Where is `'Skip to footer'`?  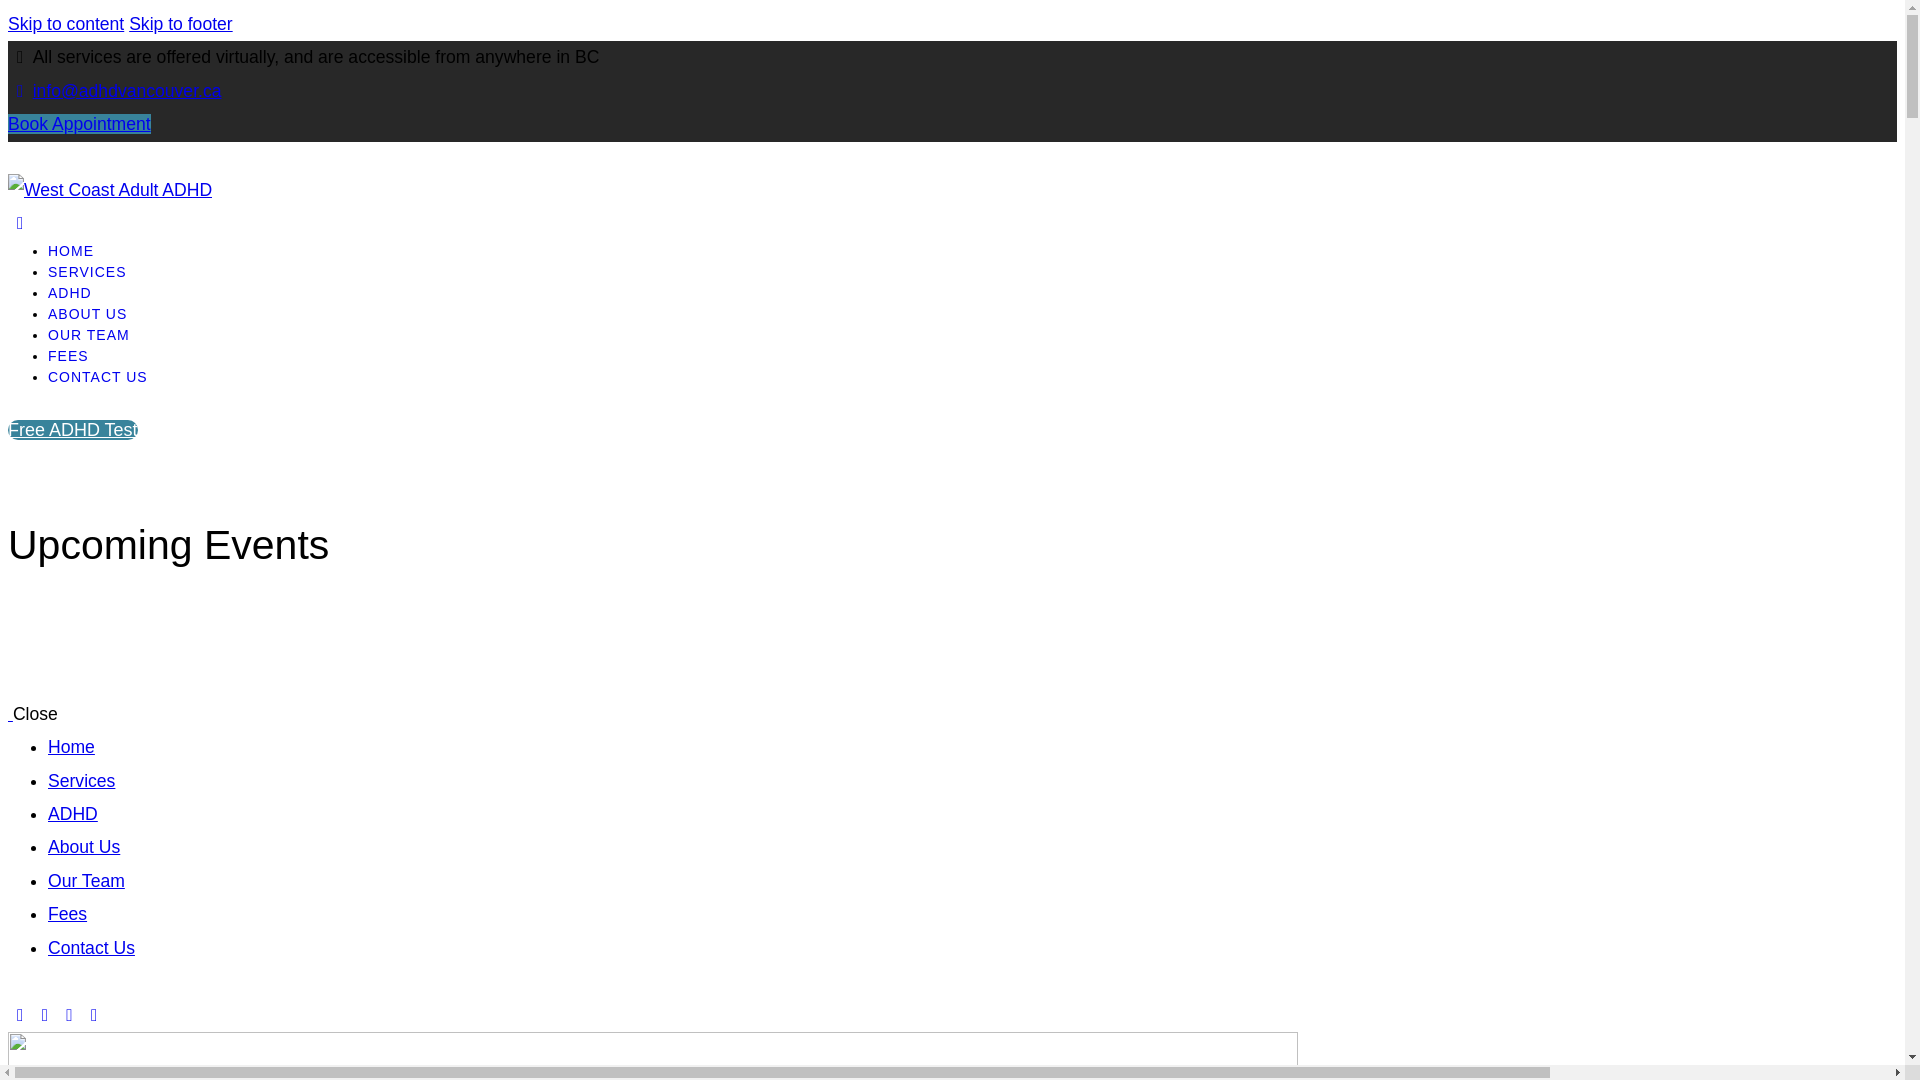 'Skip to footer' is located at coordinates (181, 23).